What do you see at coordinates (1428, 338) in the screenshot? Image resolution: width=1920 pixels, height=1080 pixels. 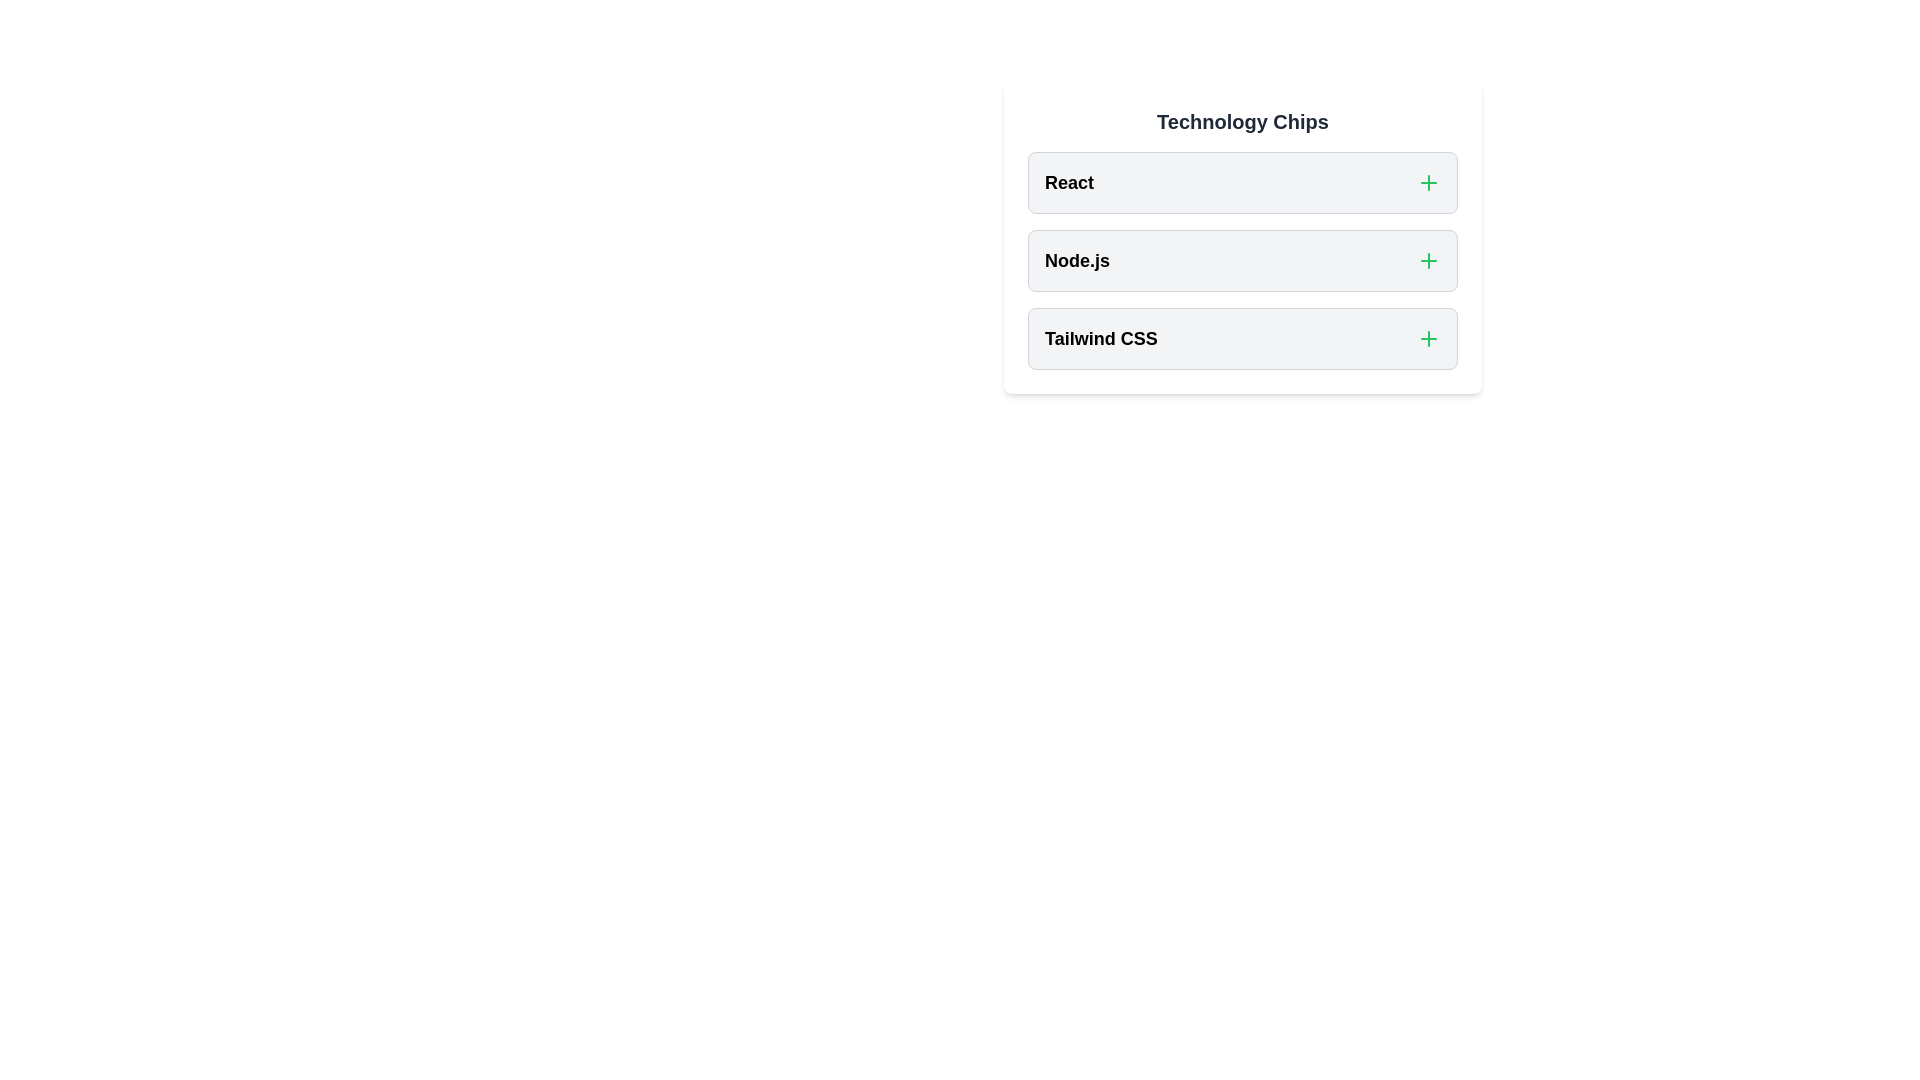 I see `the button corresponding to Tailwind CSS` at bounding box center [1428, 338].